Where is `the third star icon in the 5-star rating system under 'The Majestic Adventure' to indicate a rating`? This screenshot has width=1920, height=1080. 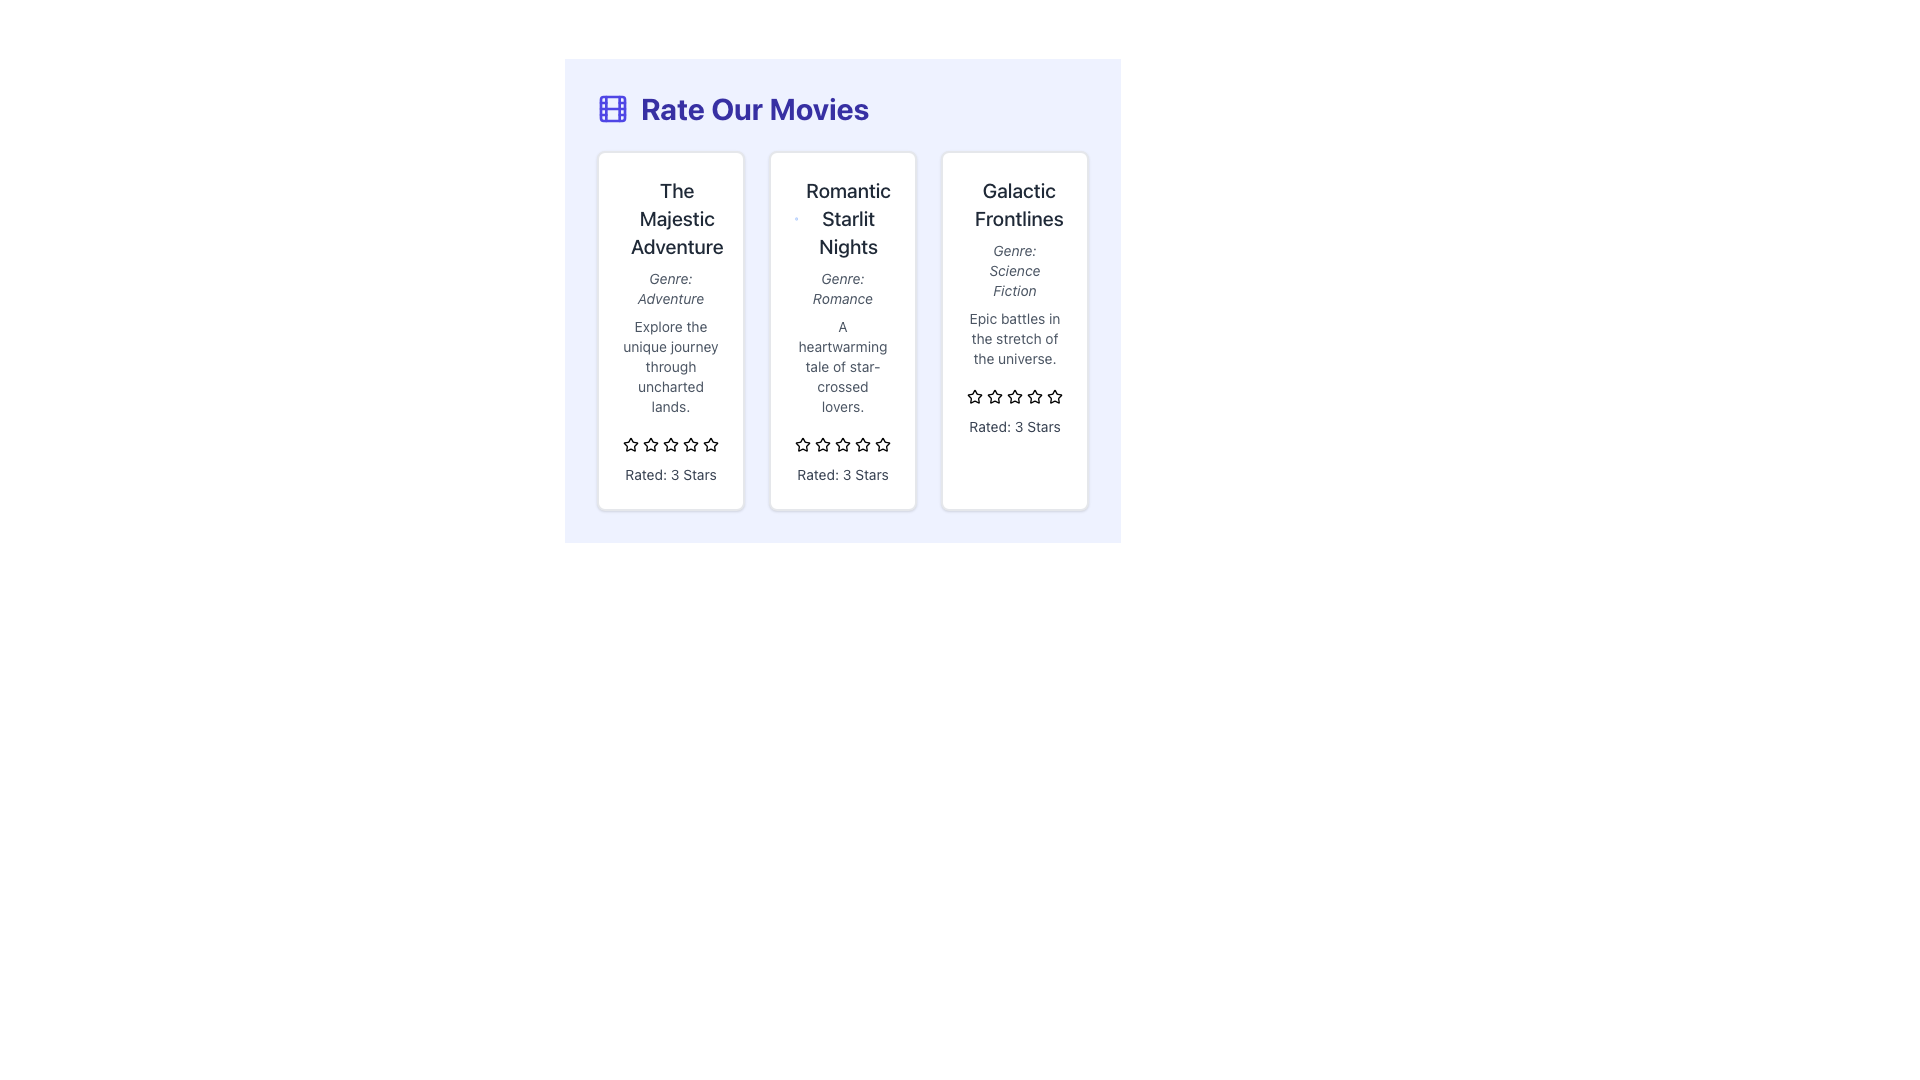
the third star icon in the 5-star rating system under 'The Majestic Adventure' to indicate a rating is located at coordinates (651, 443).